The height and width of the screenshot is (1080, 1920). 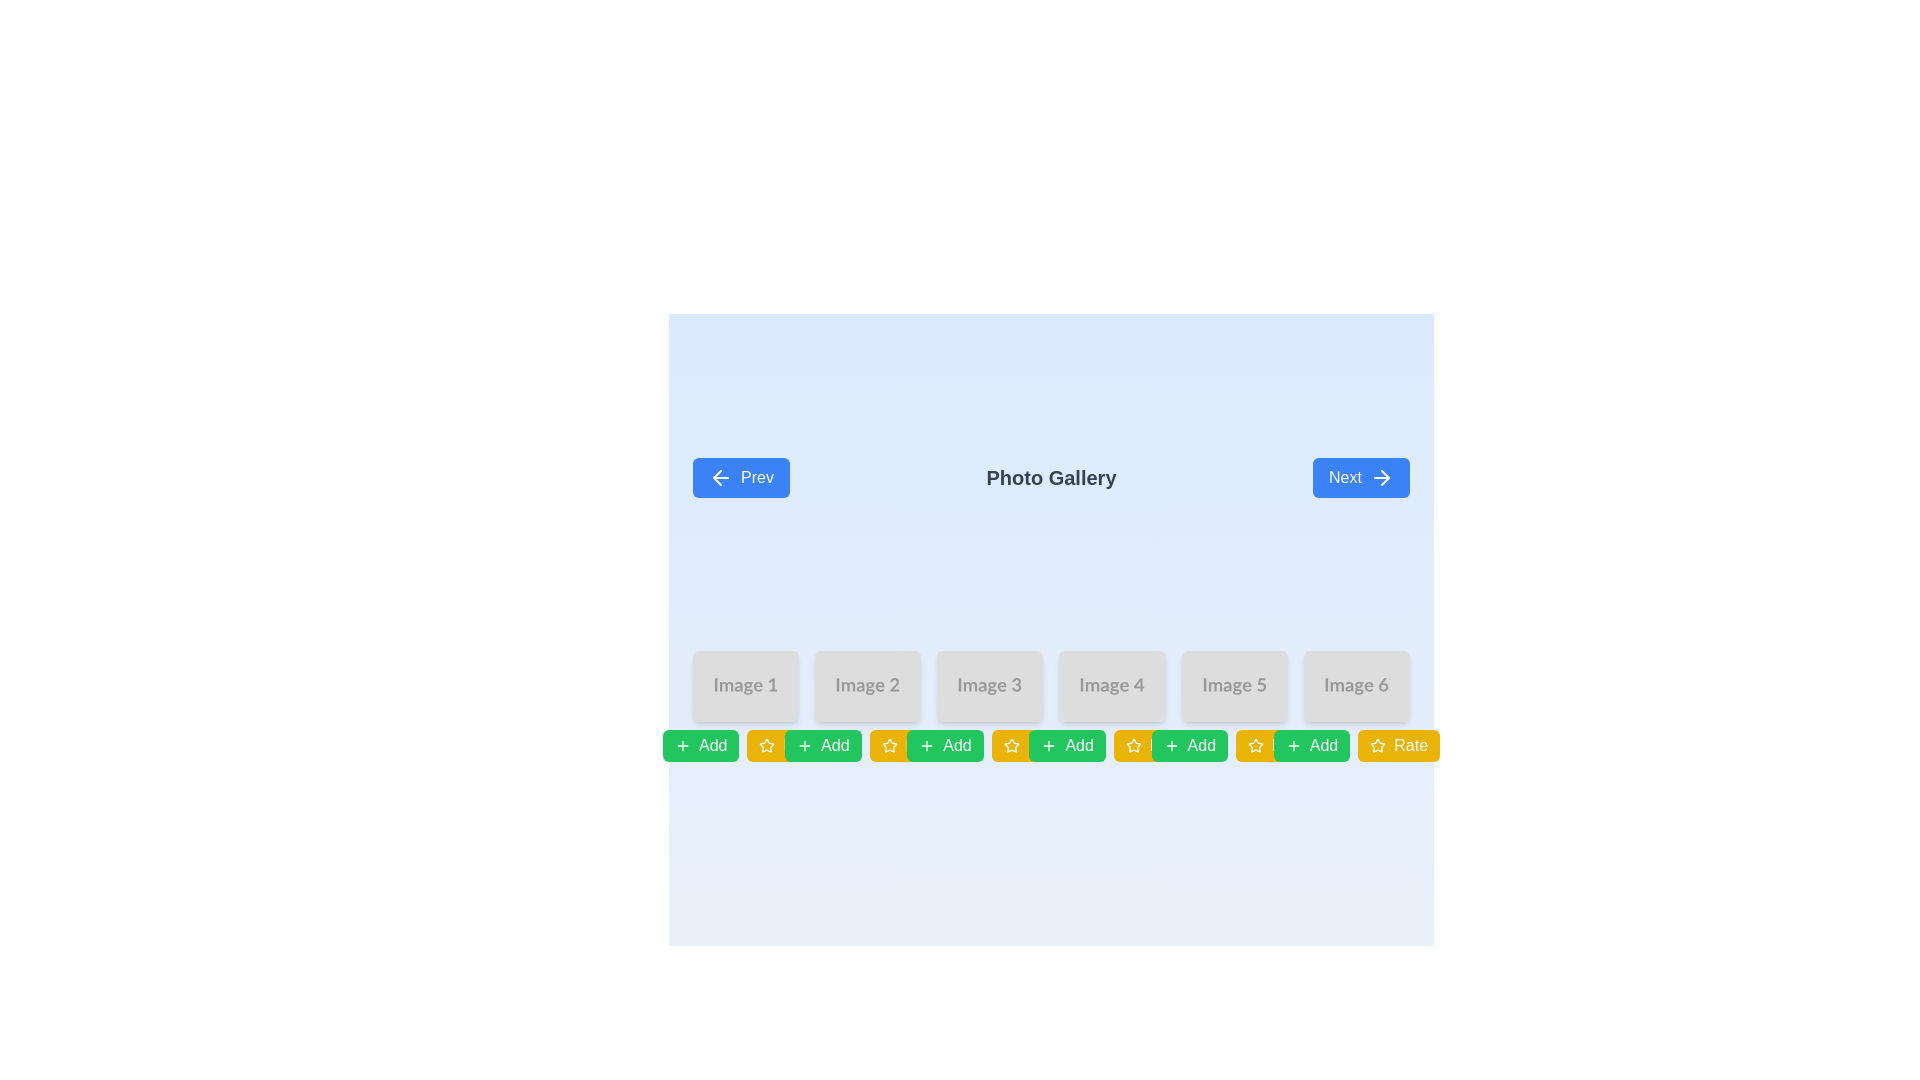 I want to click on the leftward arrow SVG icon located within the 'Prev' button on the navigation bar at the top of the interface, so click(x=717, y=478).